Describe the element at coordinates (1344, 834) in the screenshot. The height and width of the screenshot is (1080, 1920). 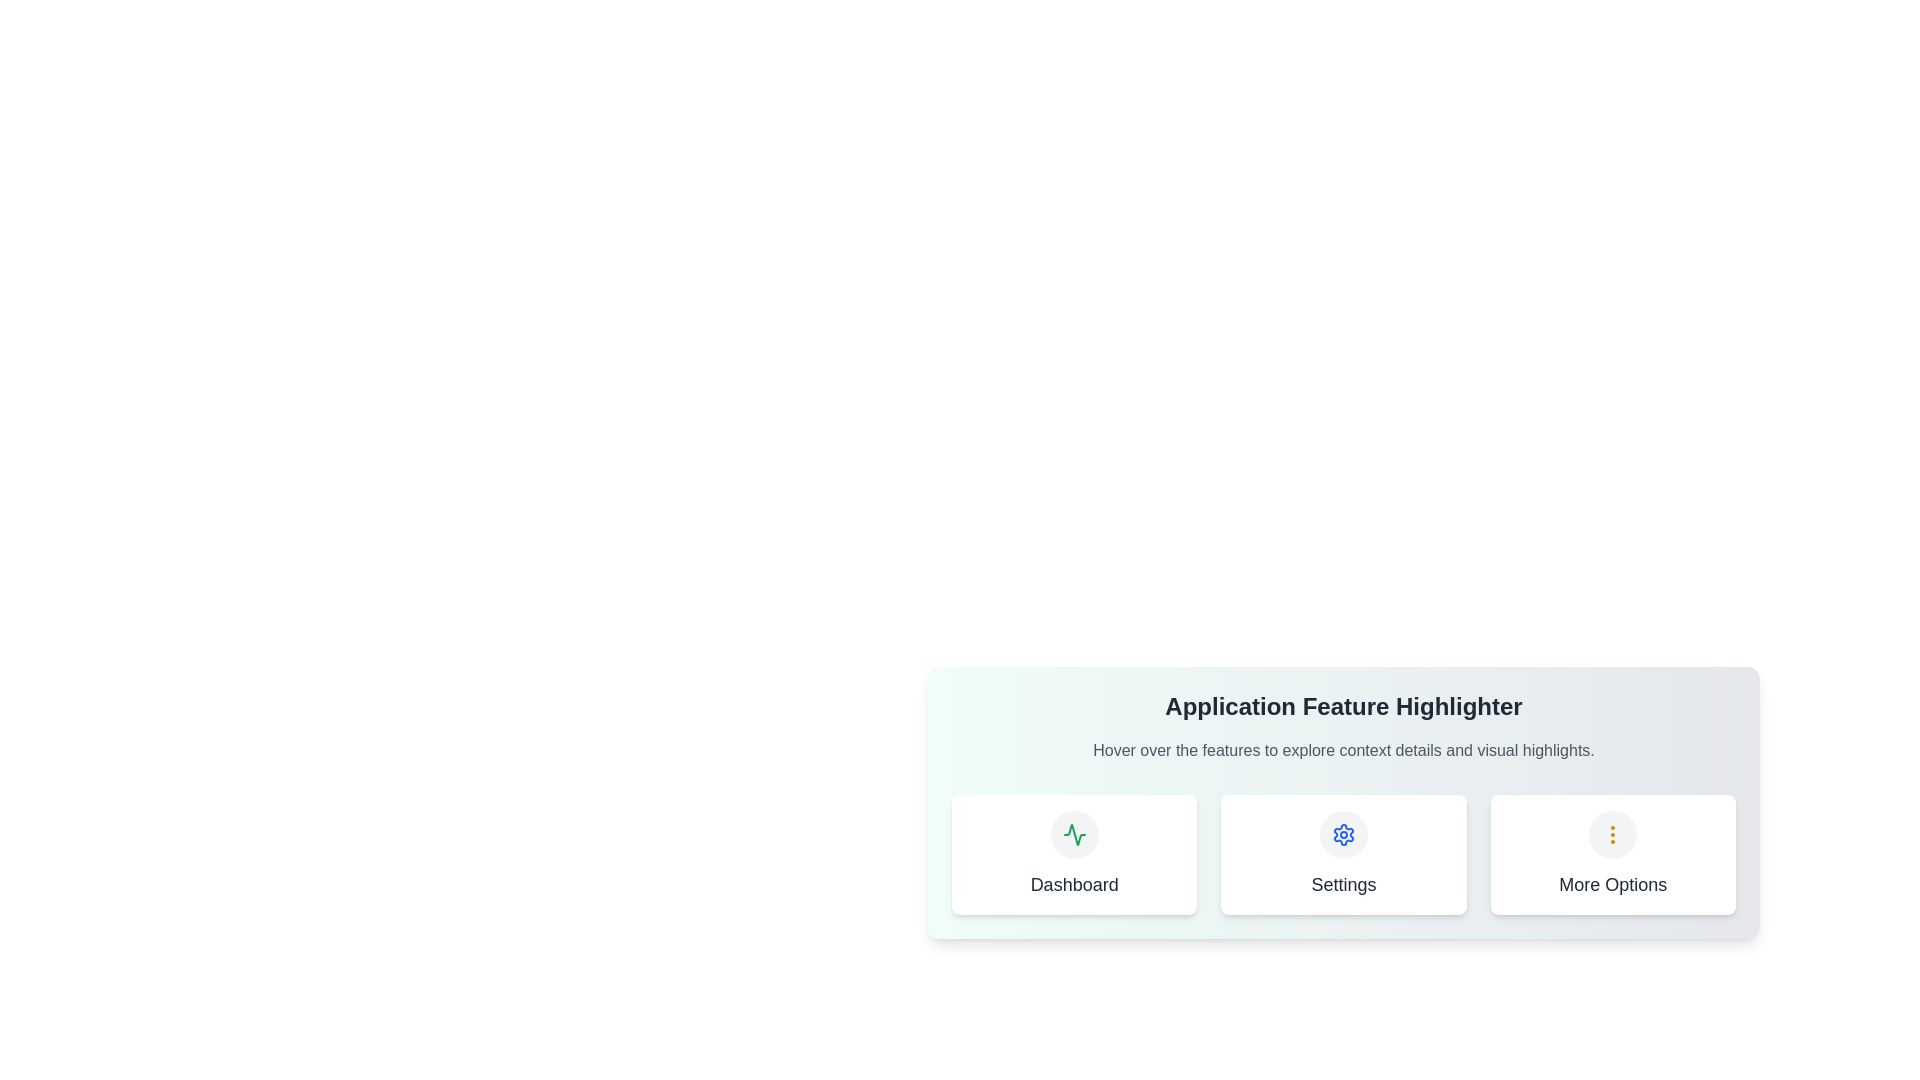
I see `the blue gear icon button located under the 'Settings' label` at that location.